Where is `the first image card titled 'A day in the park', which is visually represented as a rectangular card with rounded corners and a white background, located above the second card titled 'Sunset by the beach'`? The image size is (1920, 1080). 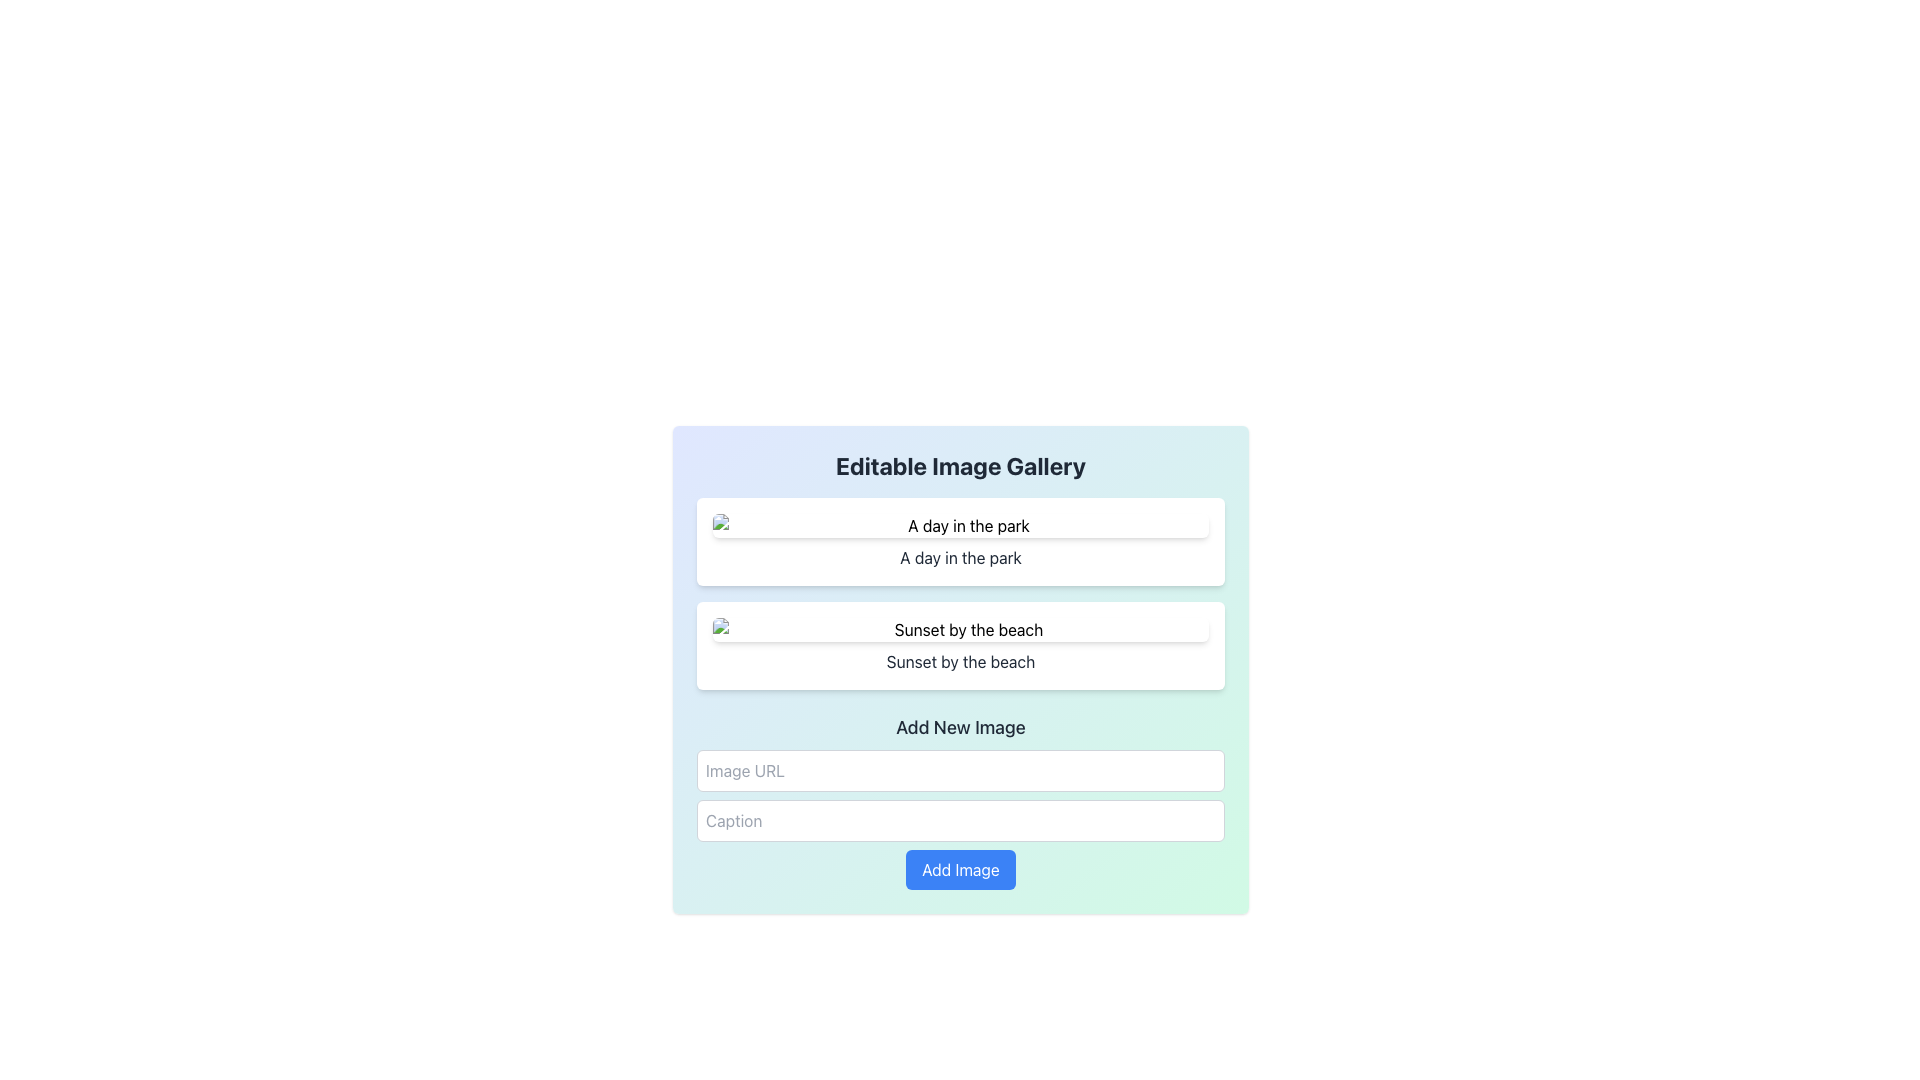
the first image card titled 'A day in the park', which is visually represented as a rectangular card with rounded corners and a white background, located above the second card titled 'Sunset by the beach' is located at coordinates (960, 542).